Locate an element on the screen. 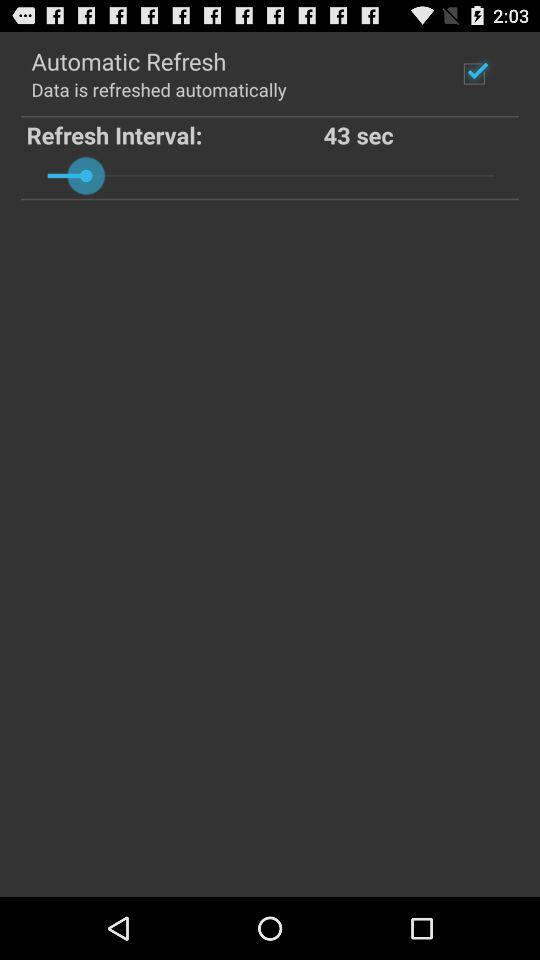  the item below data is refreshed item is located at coordinates (175, 133).